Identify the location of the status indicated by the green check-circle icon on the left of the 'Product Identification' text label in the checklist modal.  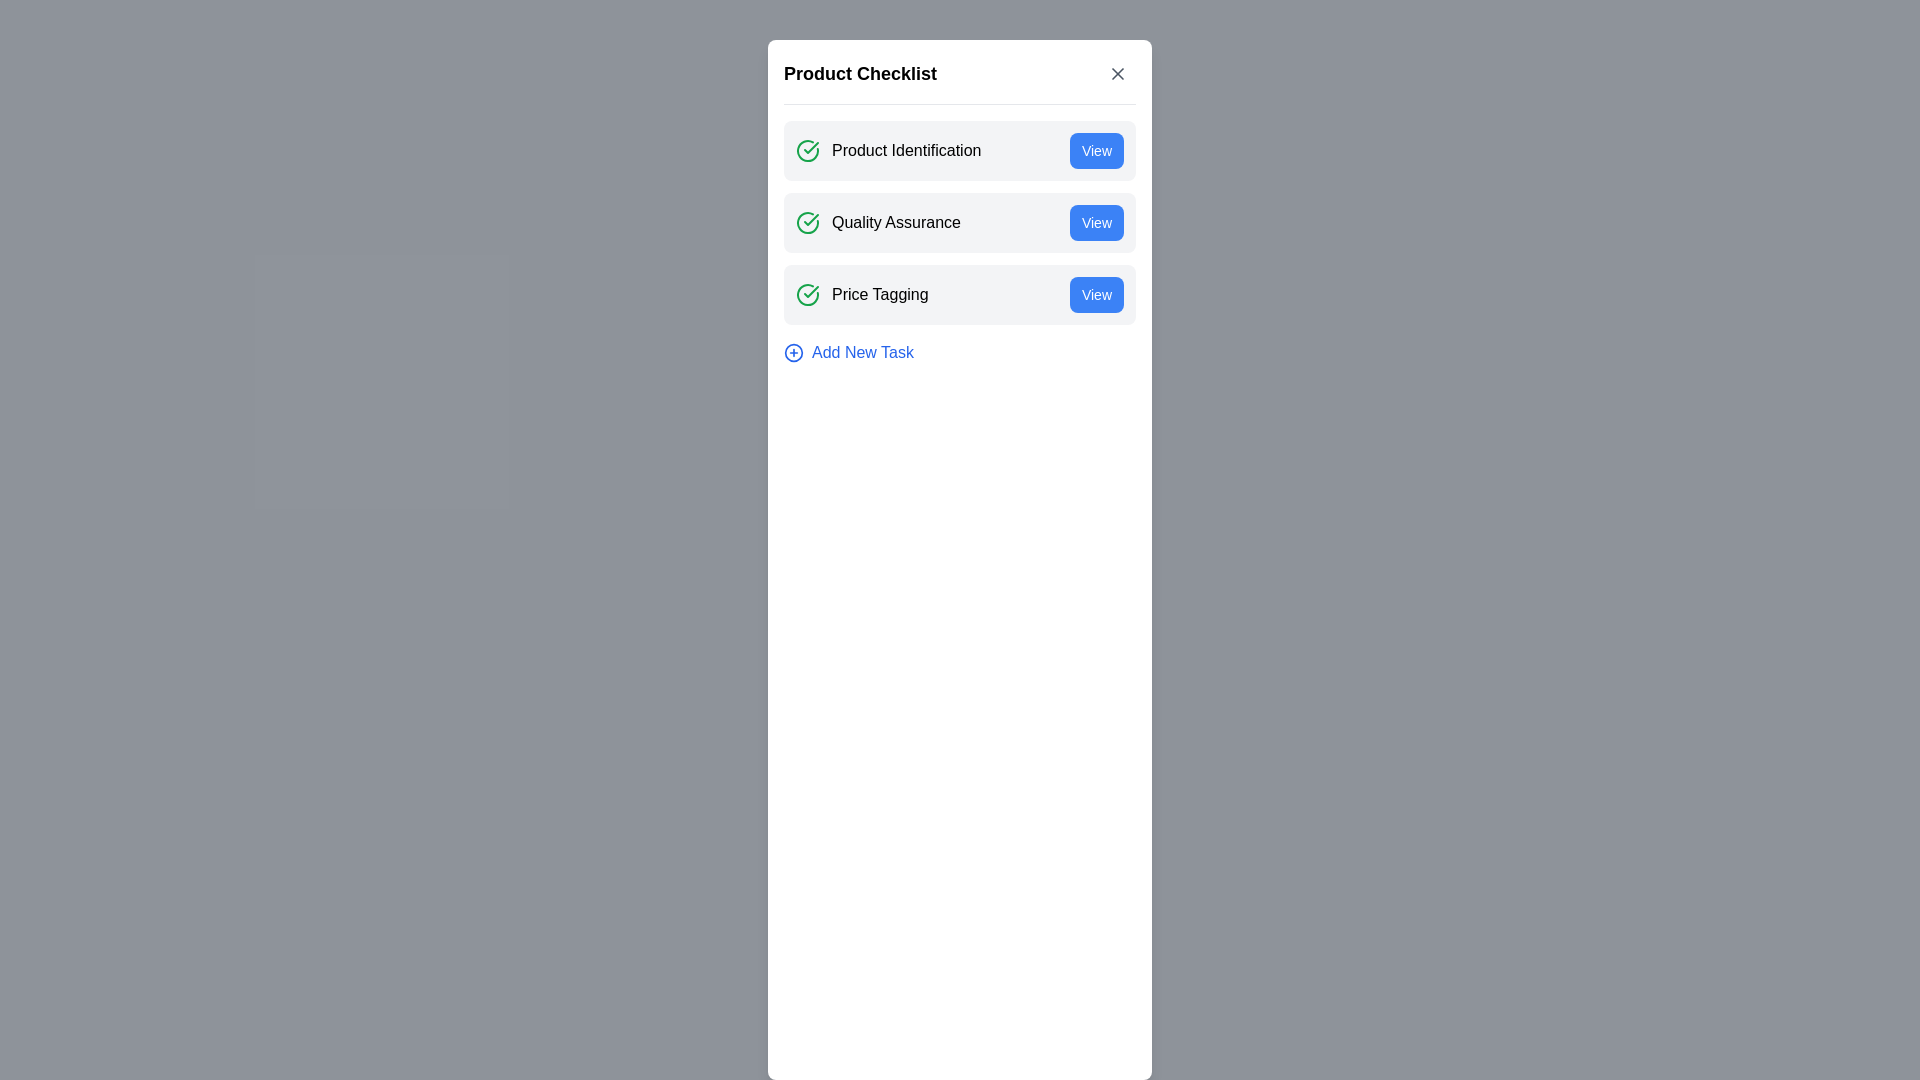
(887, 149).